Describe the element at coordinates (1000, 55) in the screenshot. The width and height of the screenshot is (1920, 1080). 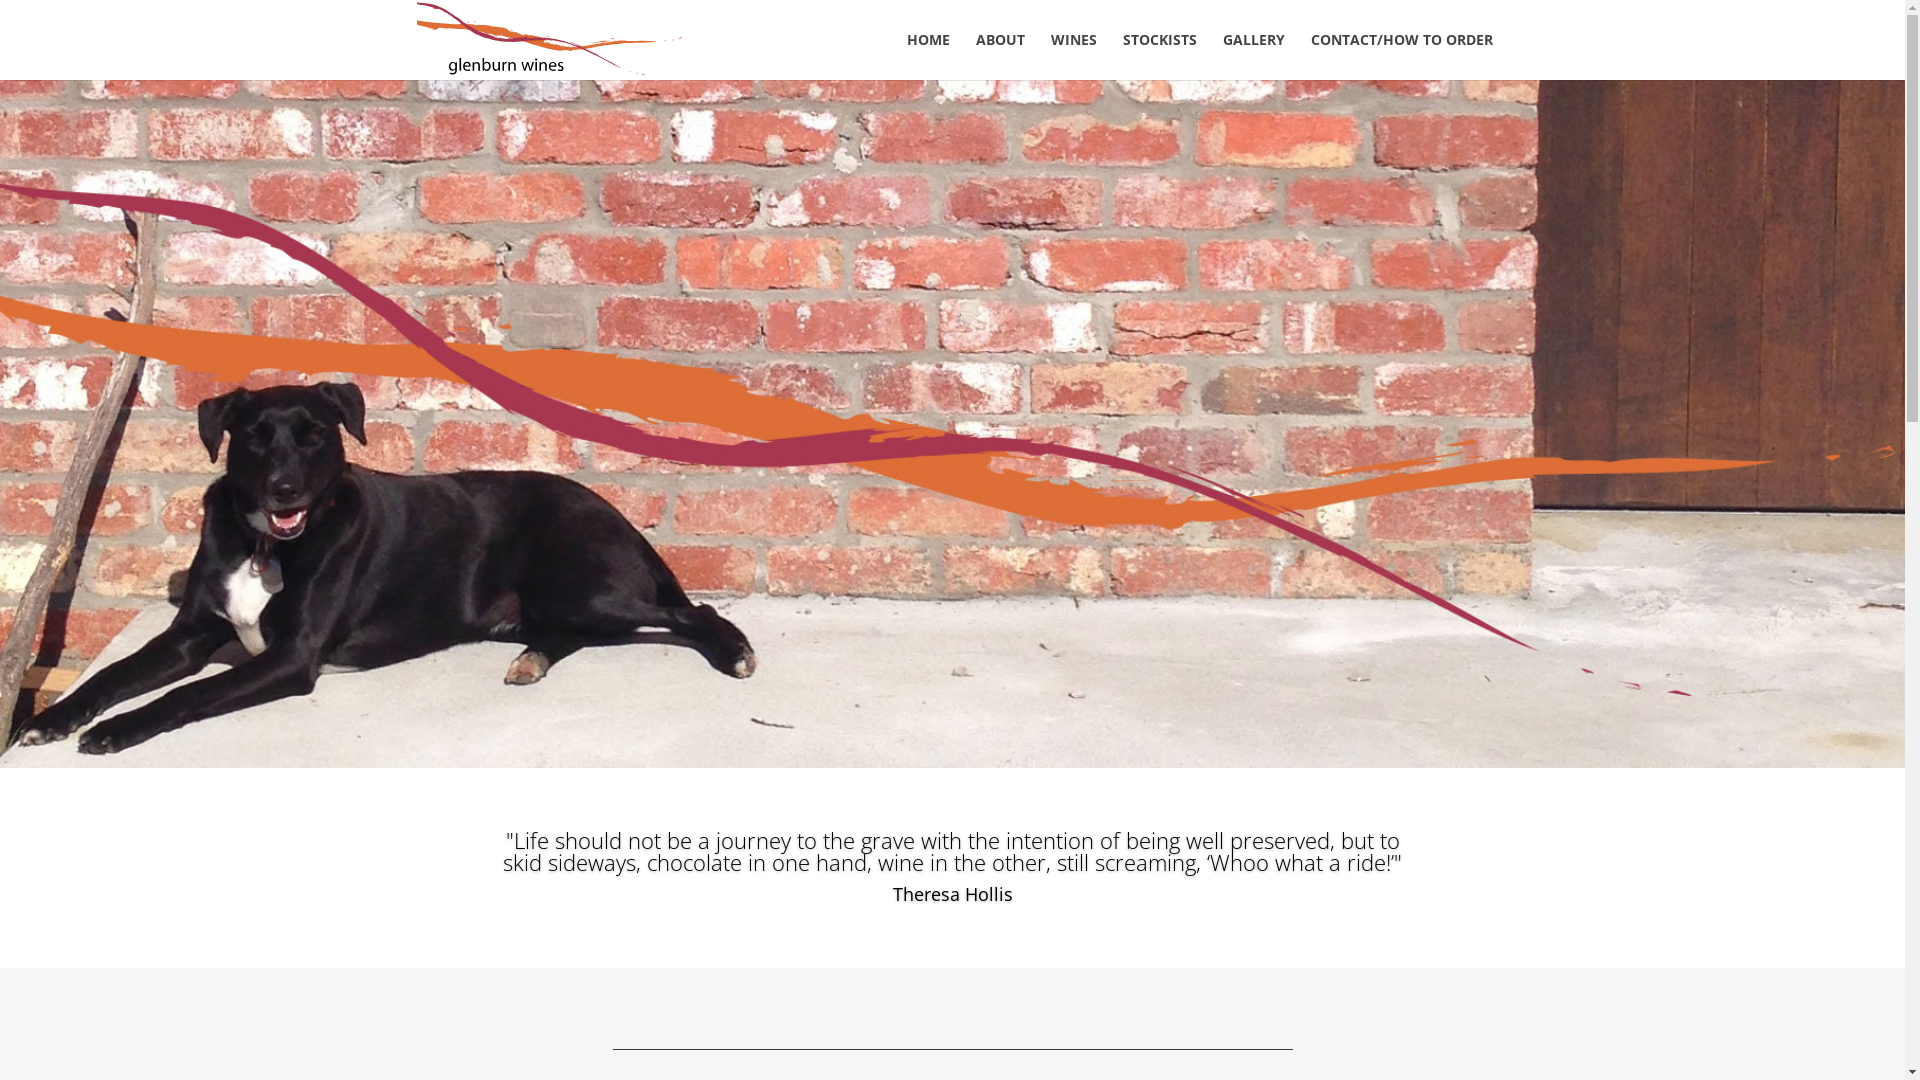
I see `'ABOUT'` at that location.